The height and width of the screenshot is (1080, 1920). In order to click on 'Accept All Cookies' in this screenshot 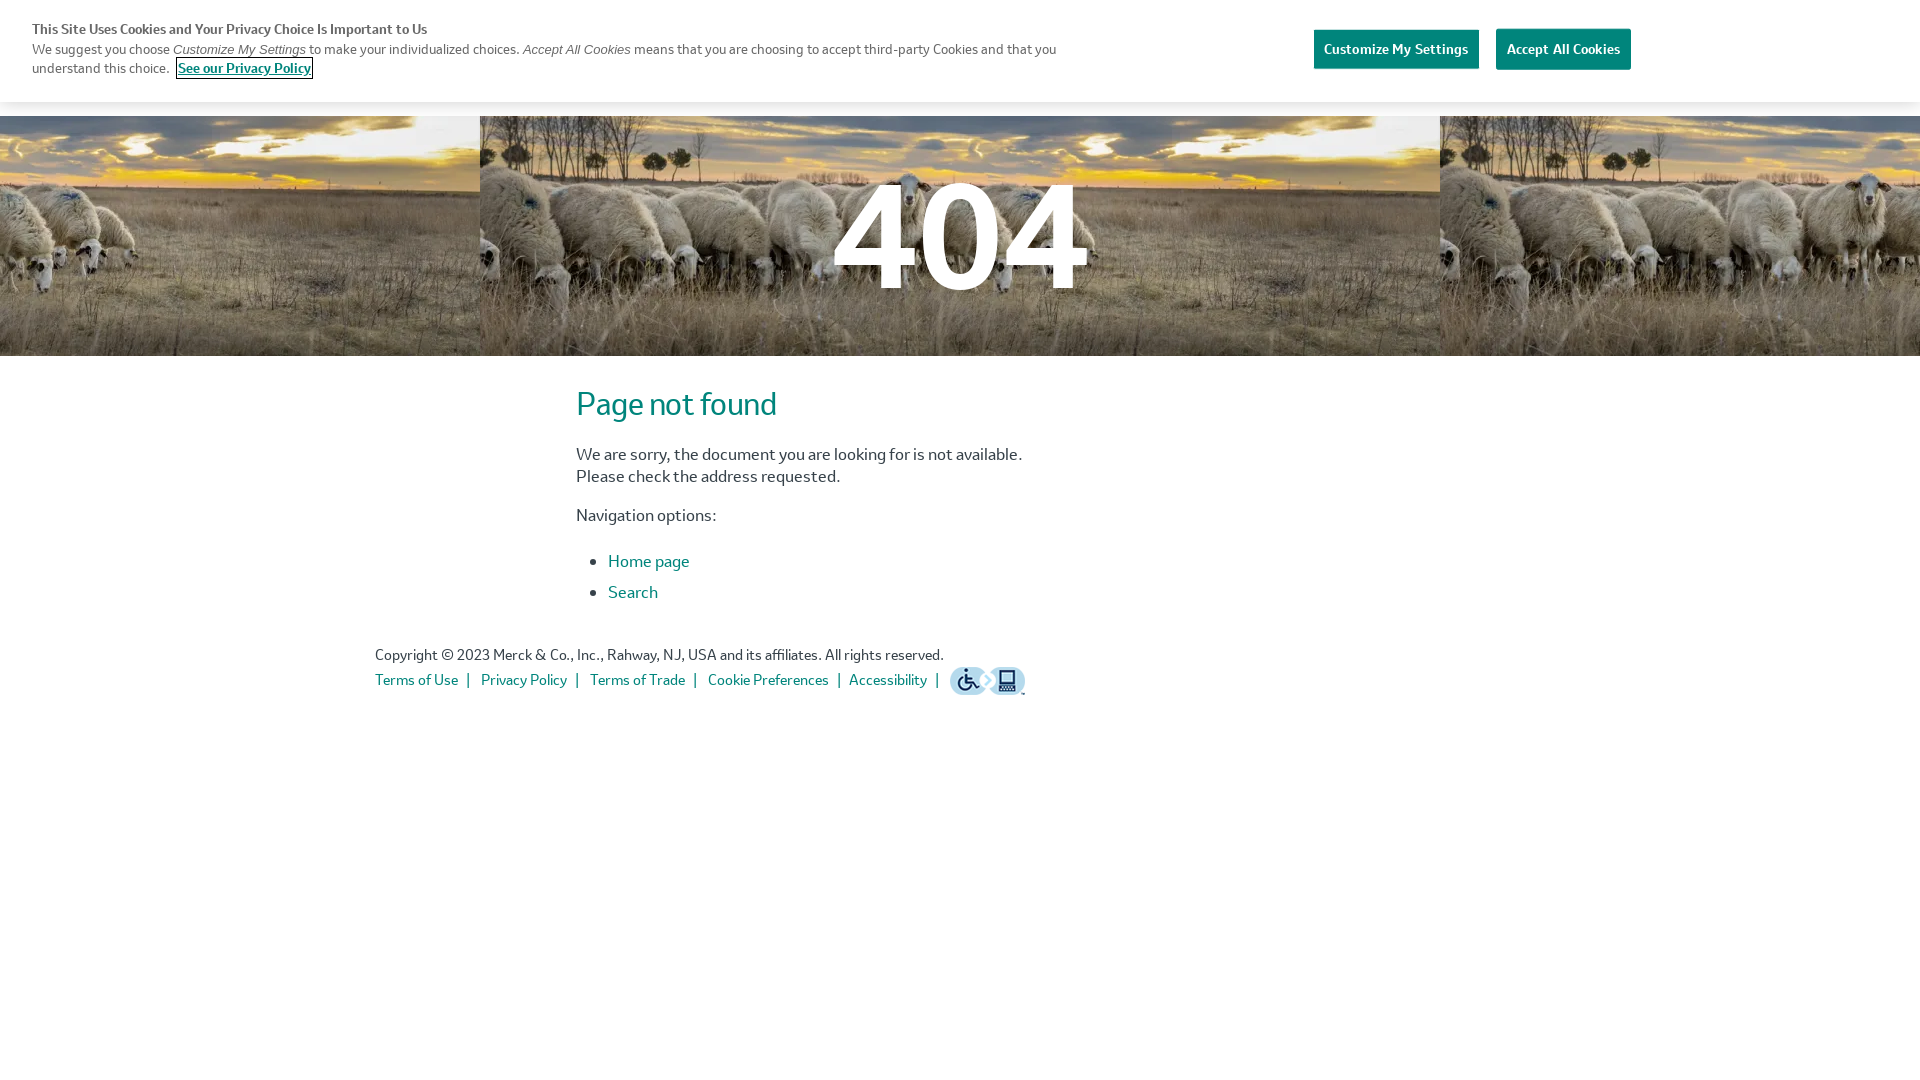, I will do `click(1562, 48)`.